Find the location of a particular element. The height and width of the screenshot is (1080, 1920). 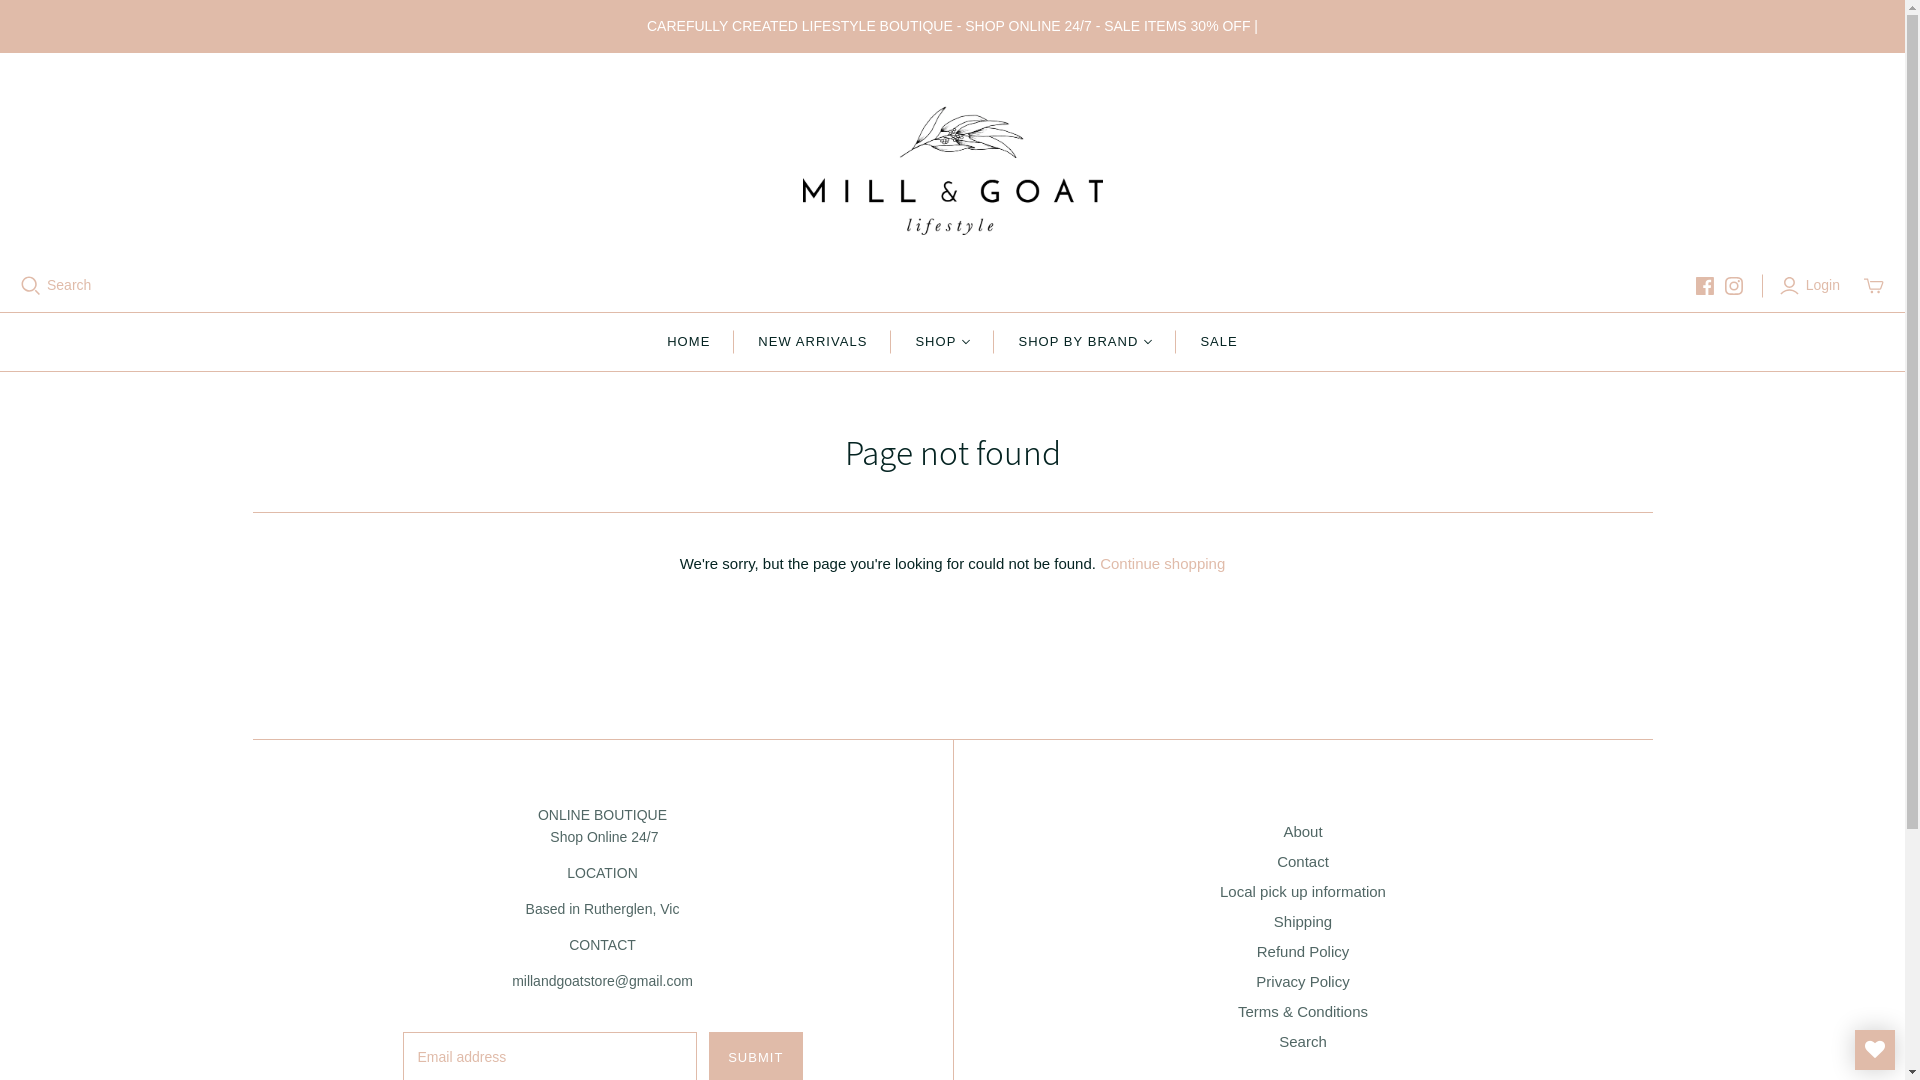

'About' is located at coordinates (1302, 831).